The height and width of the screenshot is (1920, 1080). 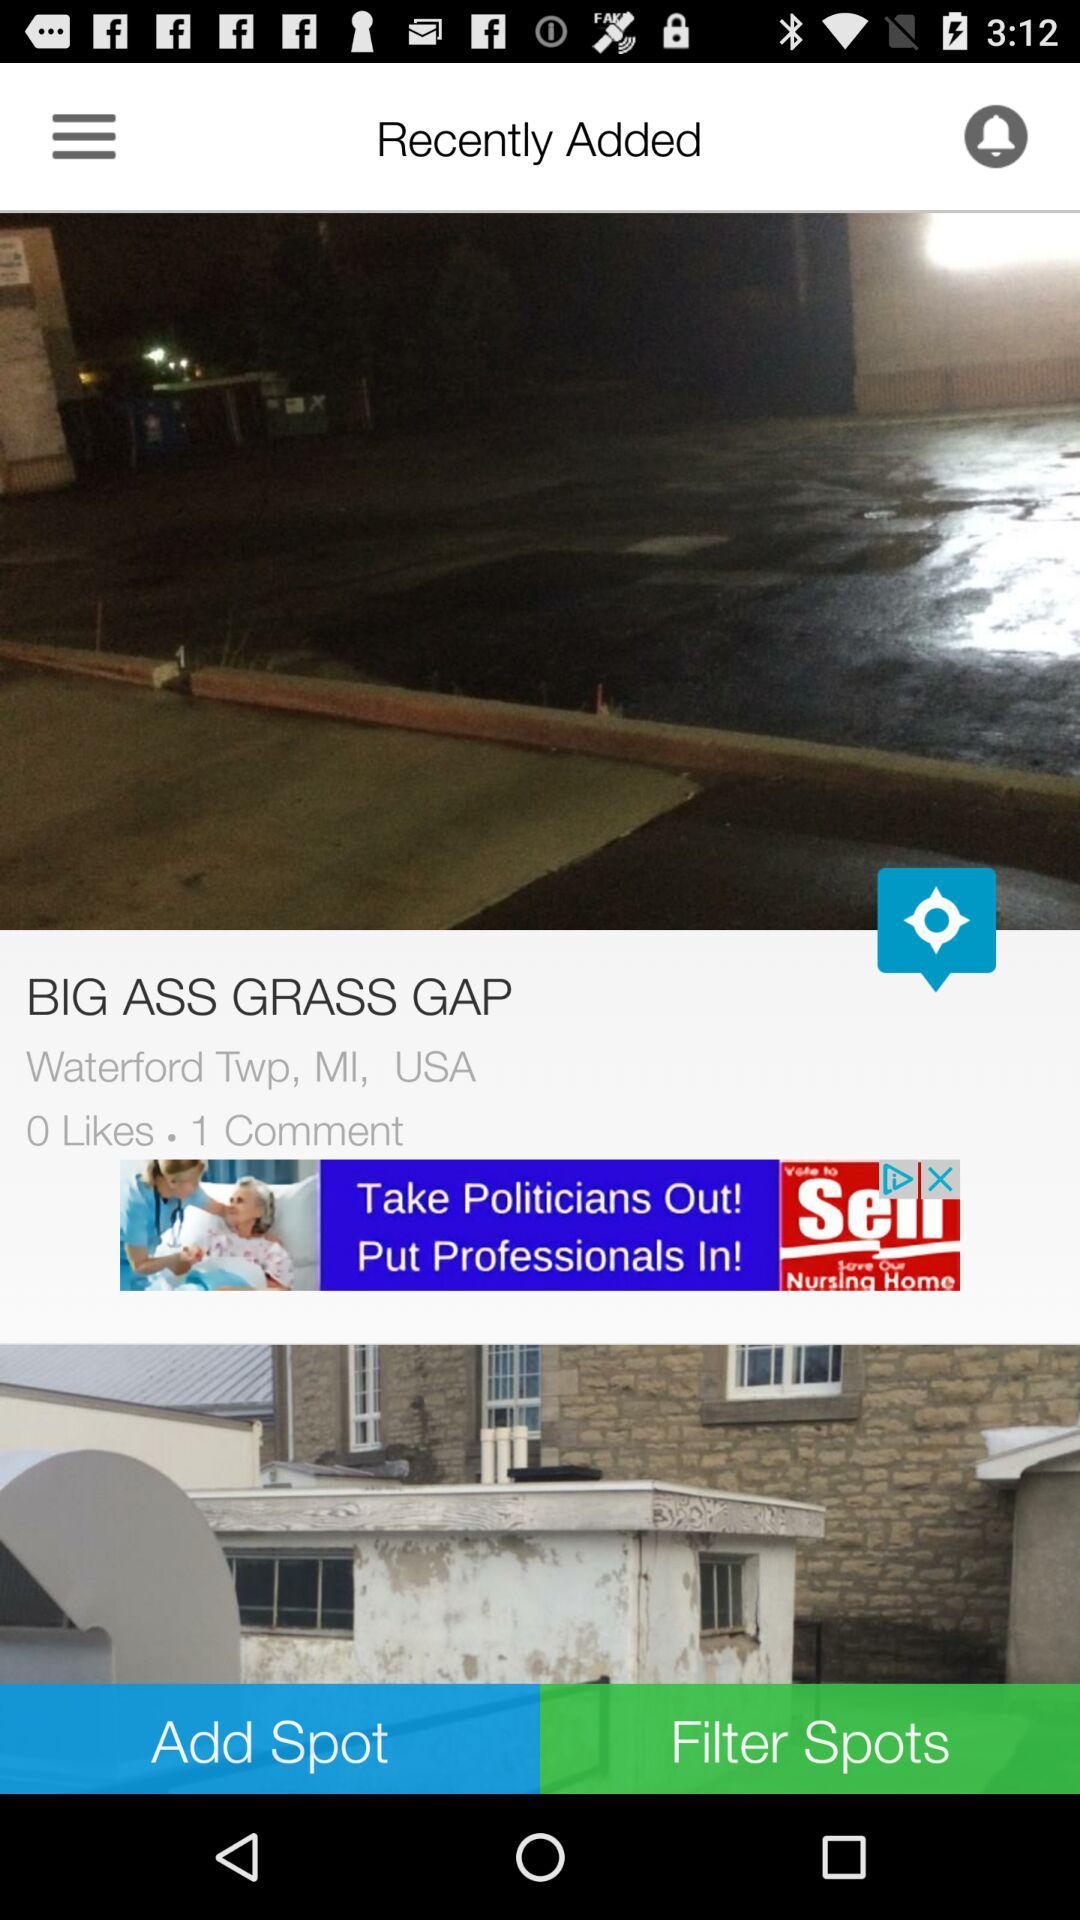 What do you see at coordinates (936, 929) in the screenshot?
I see `open map` at bounding box center [936, 929].